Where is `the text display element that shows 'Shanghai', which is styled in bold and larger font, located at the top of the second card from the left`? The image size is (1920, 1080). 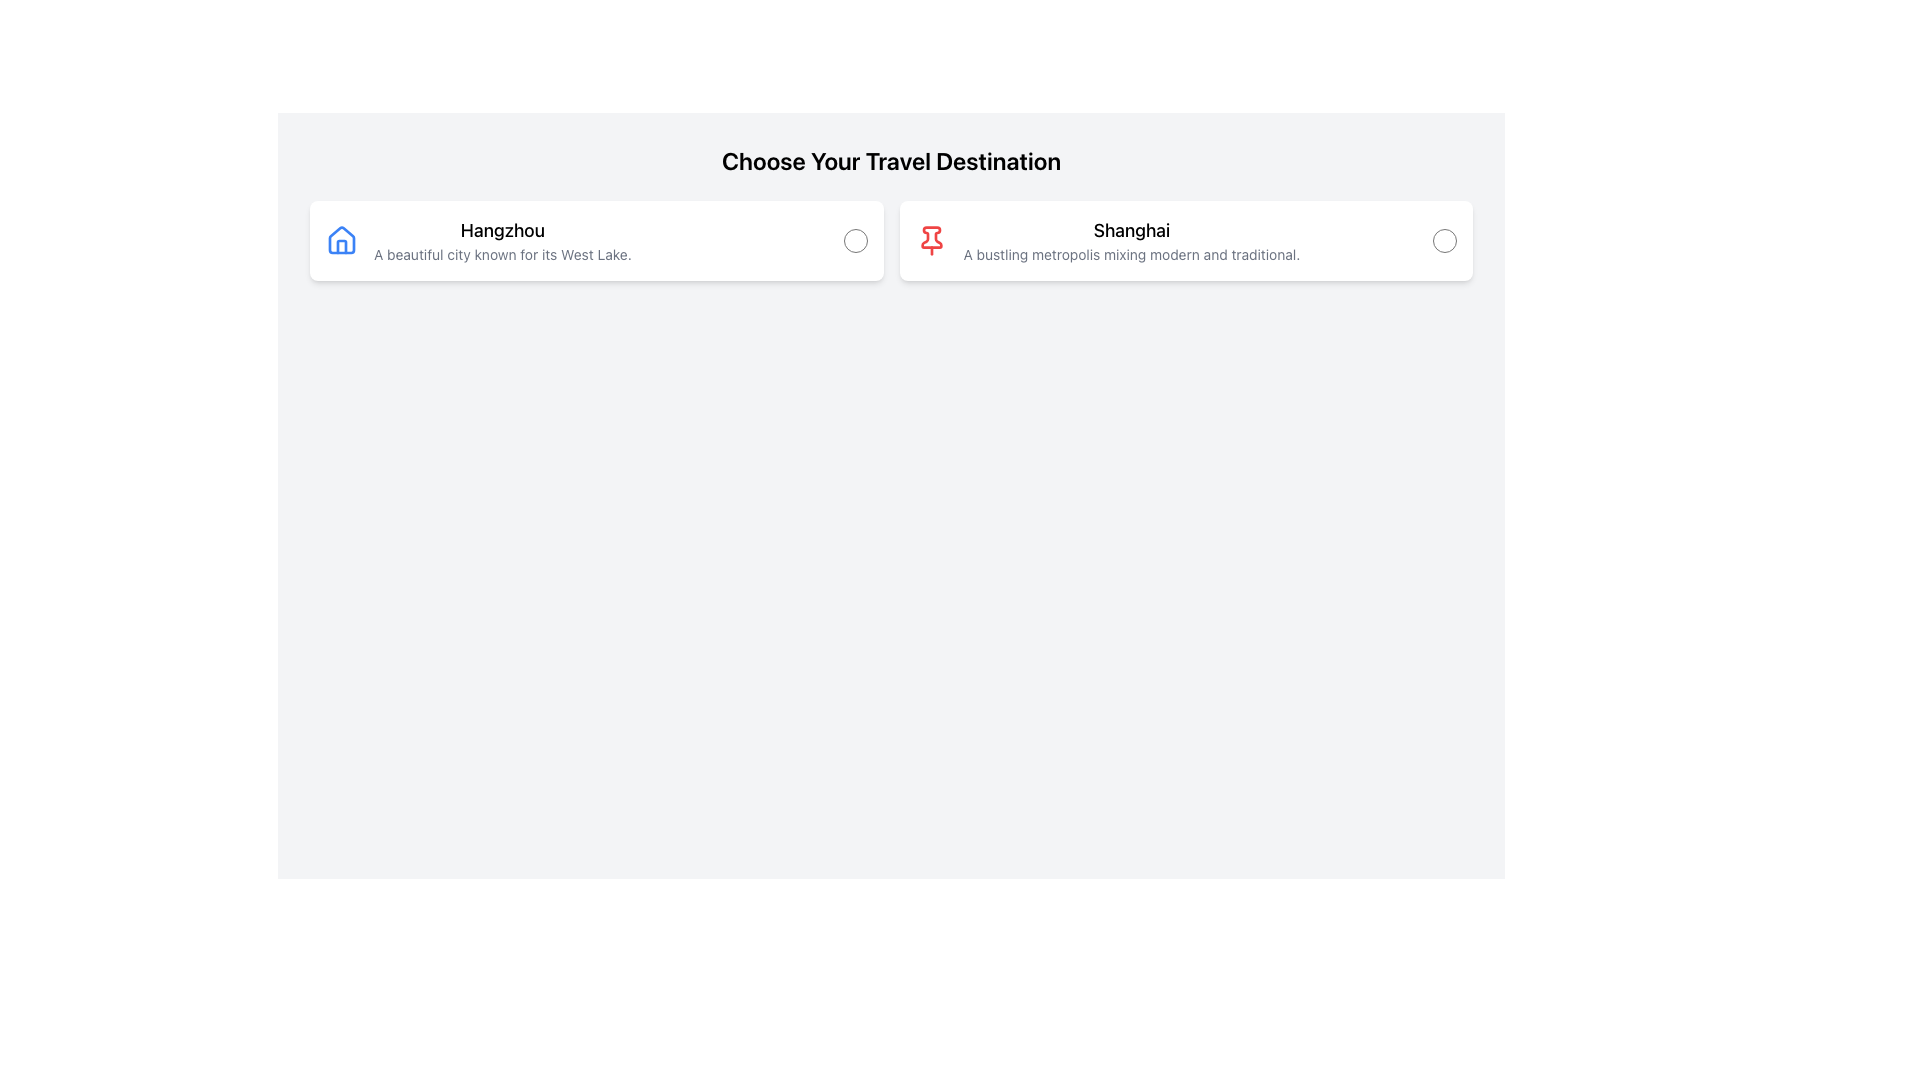 the text display element that shows 'Shanghai', which is styled in bold and larger font, located at the top of the second card from the left is located at coordinates (1131, 230).